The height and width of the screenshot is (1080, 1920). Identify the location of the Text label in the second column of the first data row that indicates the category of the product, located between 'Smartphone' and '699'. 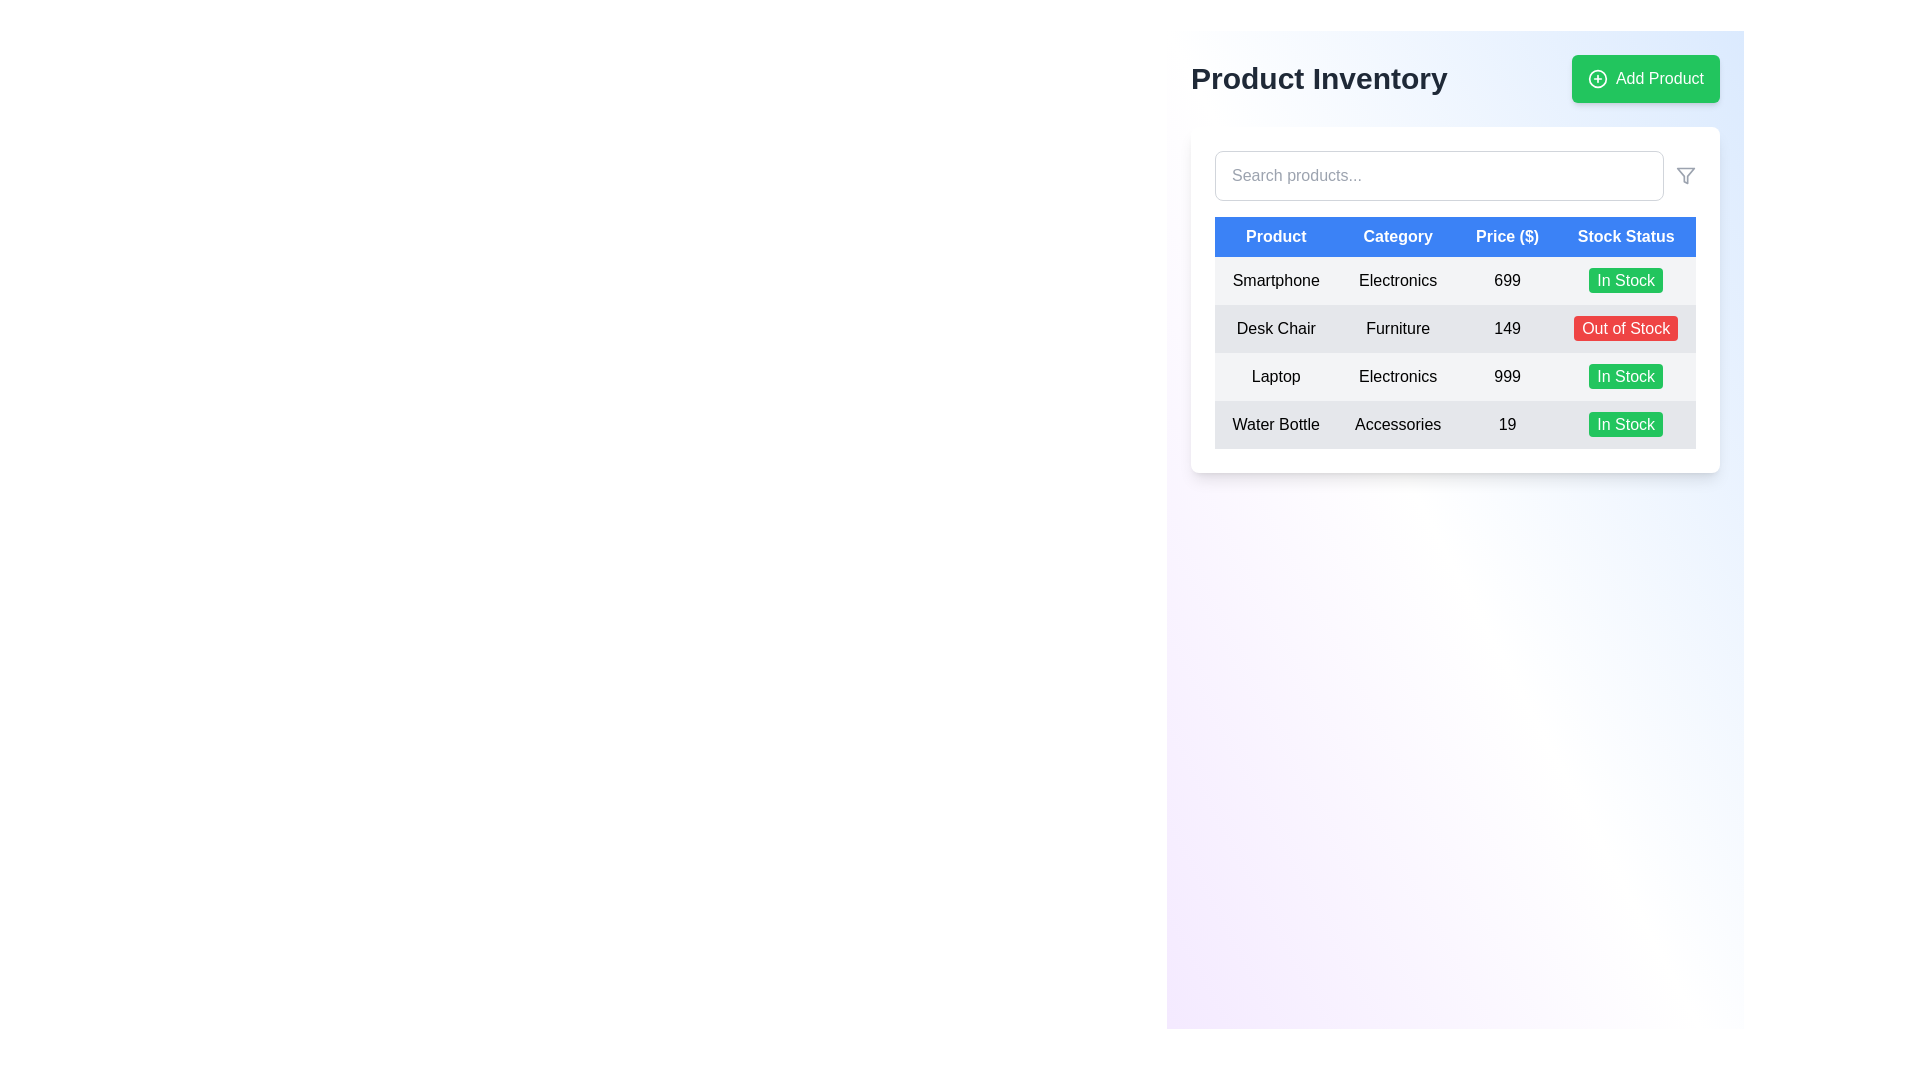
(1397, 281).